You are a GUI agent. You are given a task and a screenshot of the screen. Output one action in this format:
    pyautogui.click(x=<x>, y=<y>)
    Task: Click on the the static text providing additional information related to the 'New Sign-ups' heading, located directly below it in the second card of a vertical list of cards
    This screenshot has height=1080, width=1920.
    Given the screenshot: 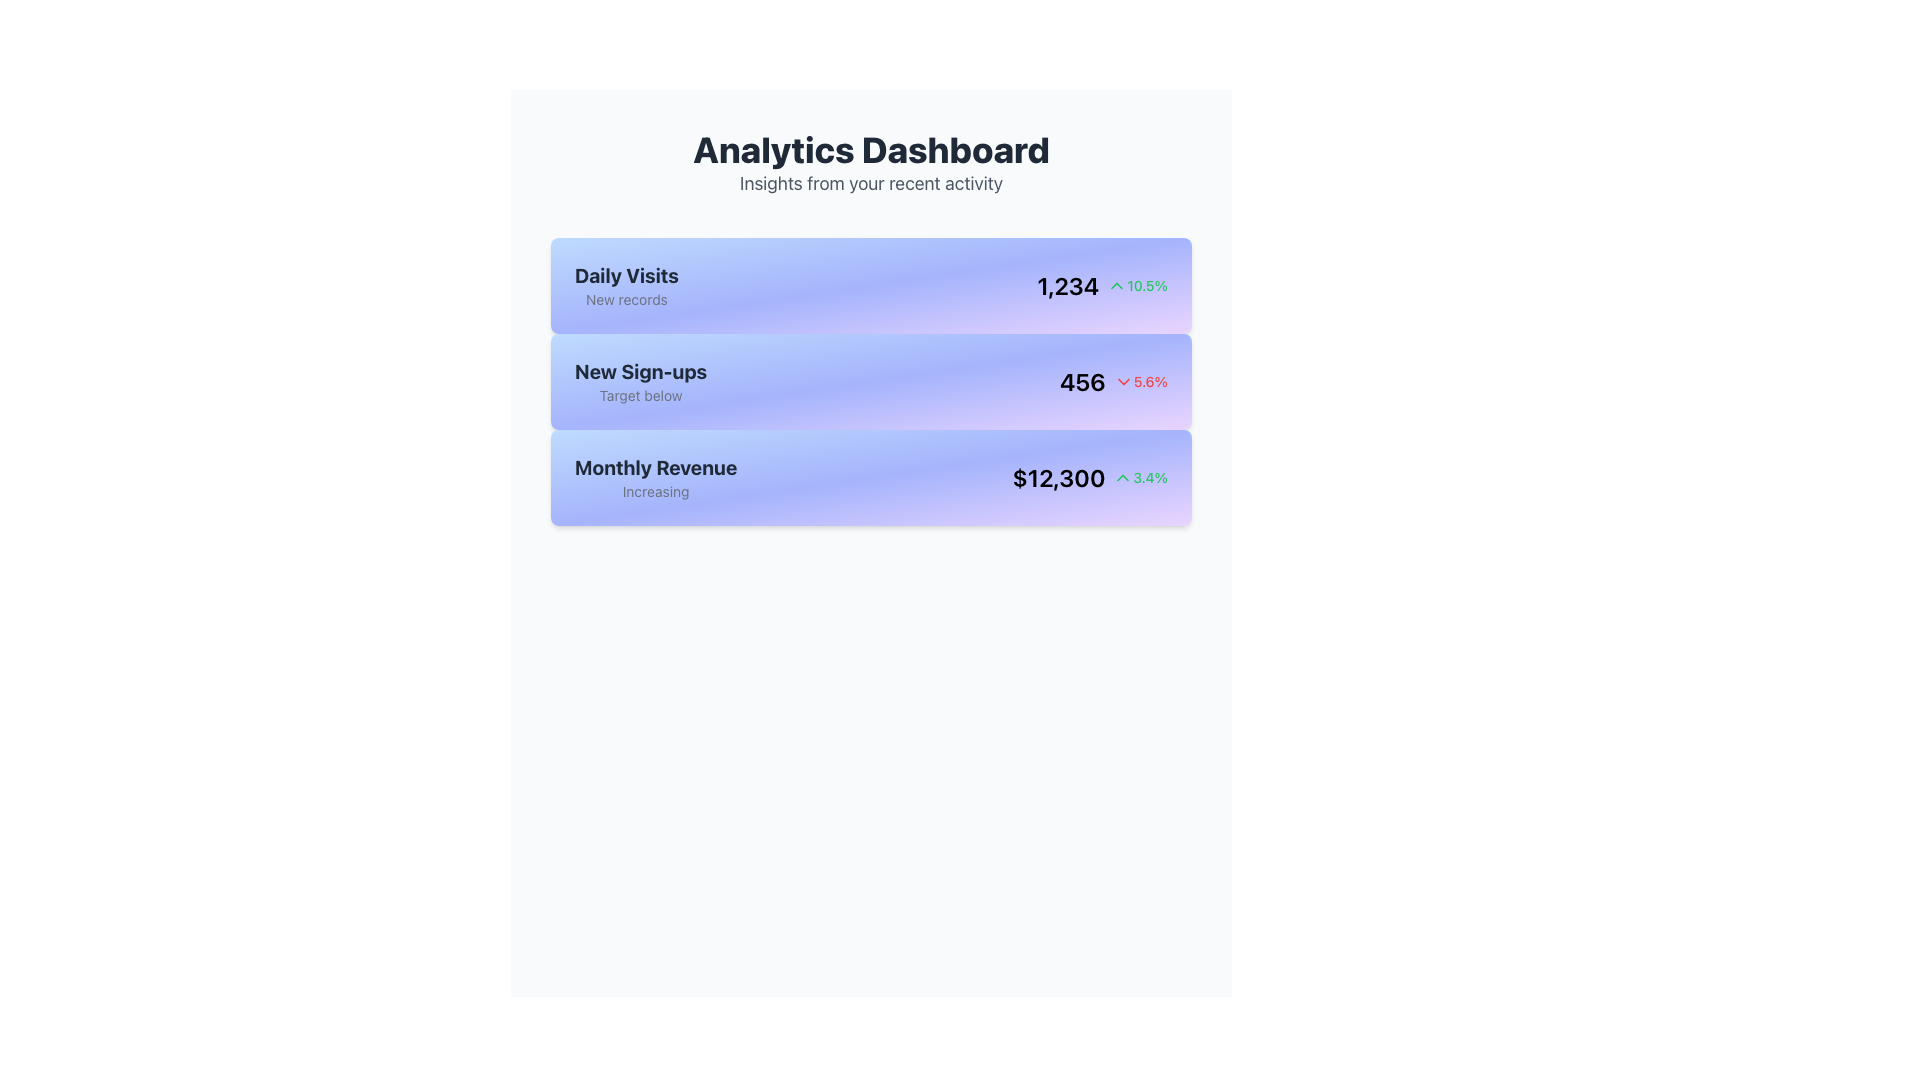 What is the action you would take?
    pyautogui.click(x=641, y=396)
    